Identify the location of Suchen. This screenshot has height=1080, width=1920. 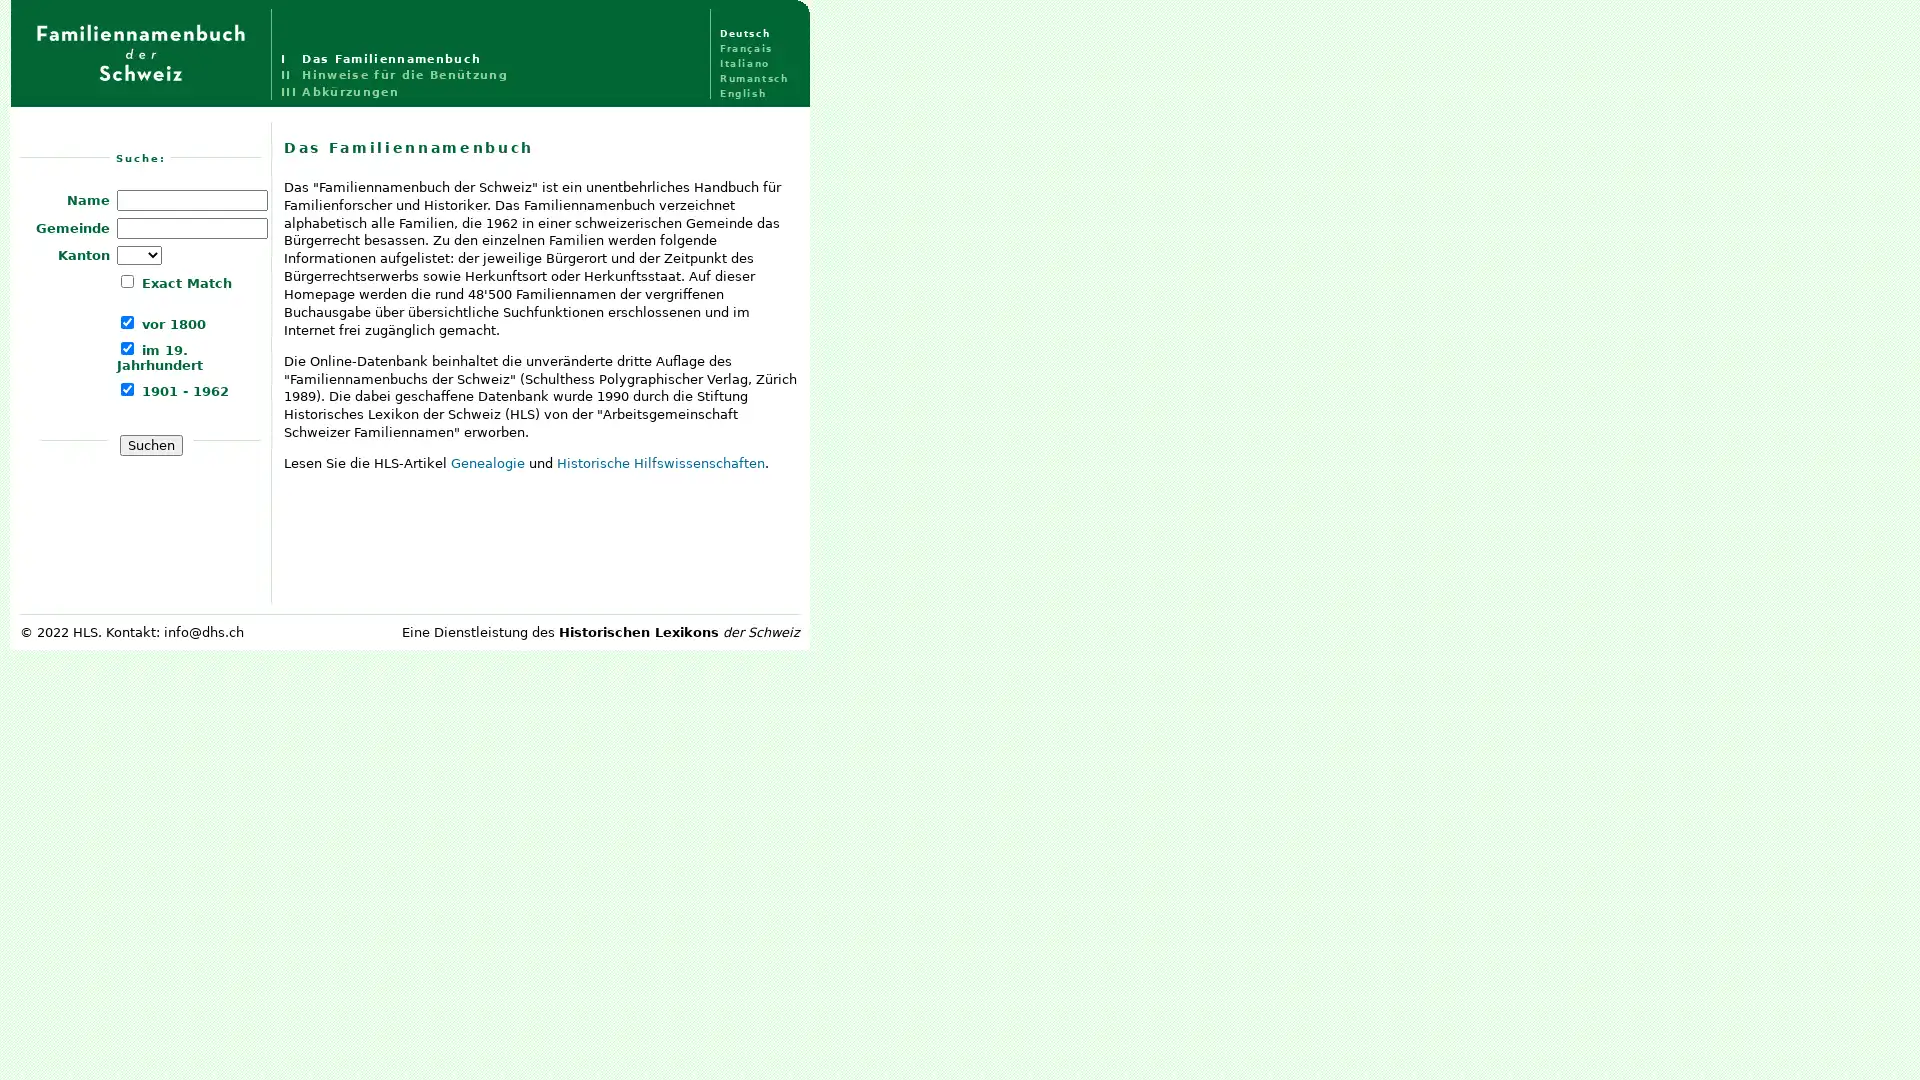
(149, 444).